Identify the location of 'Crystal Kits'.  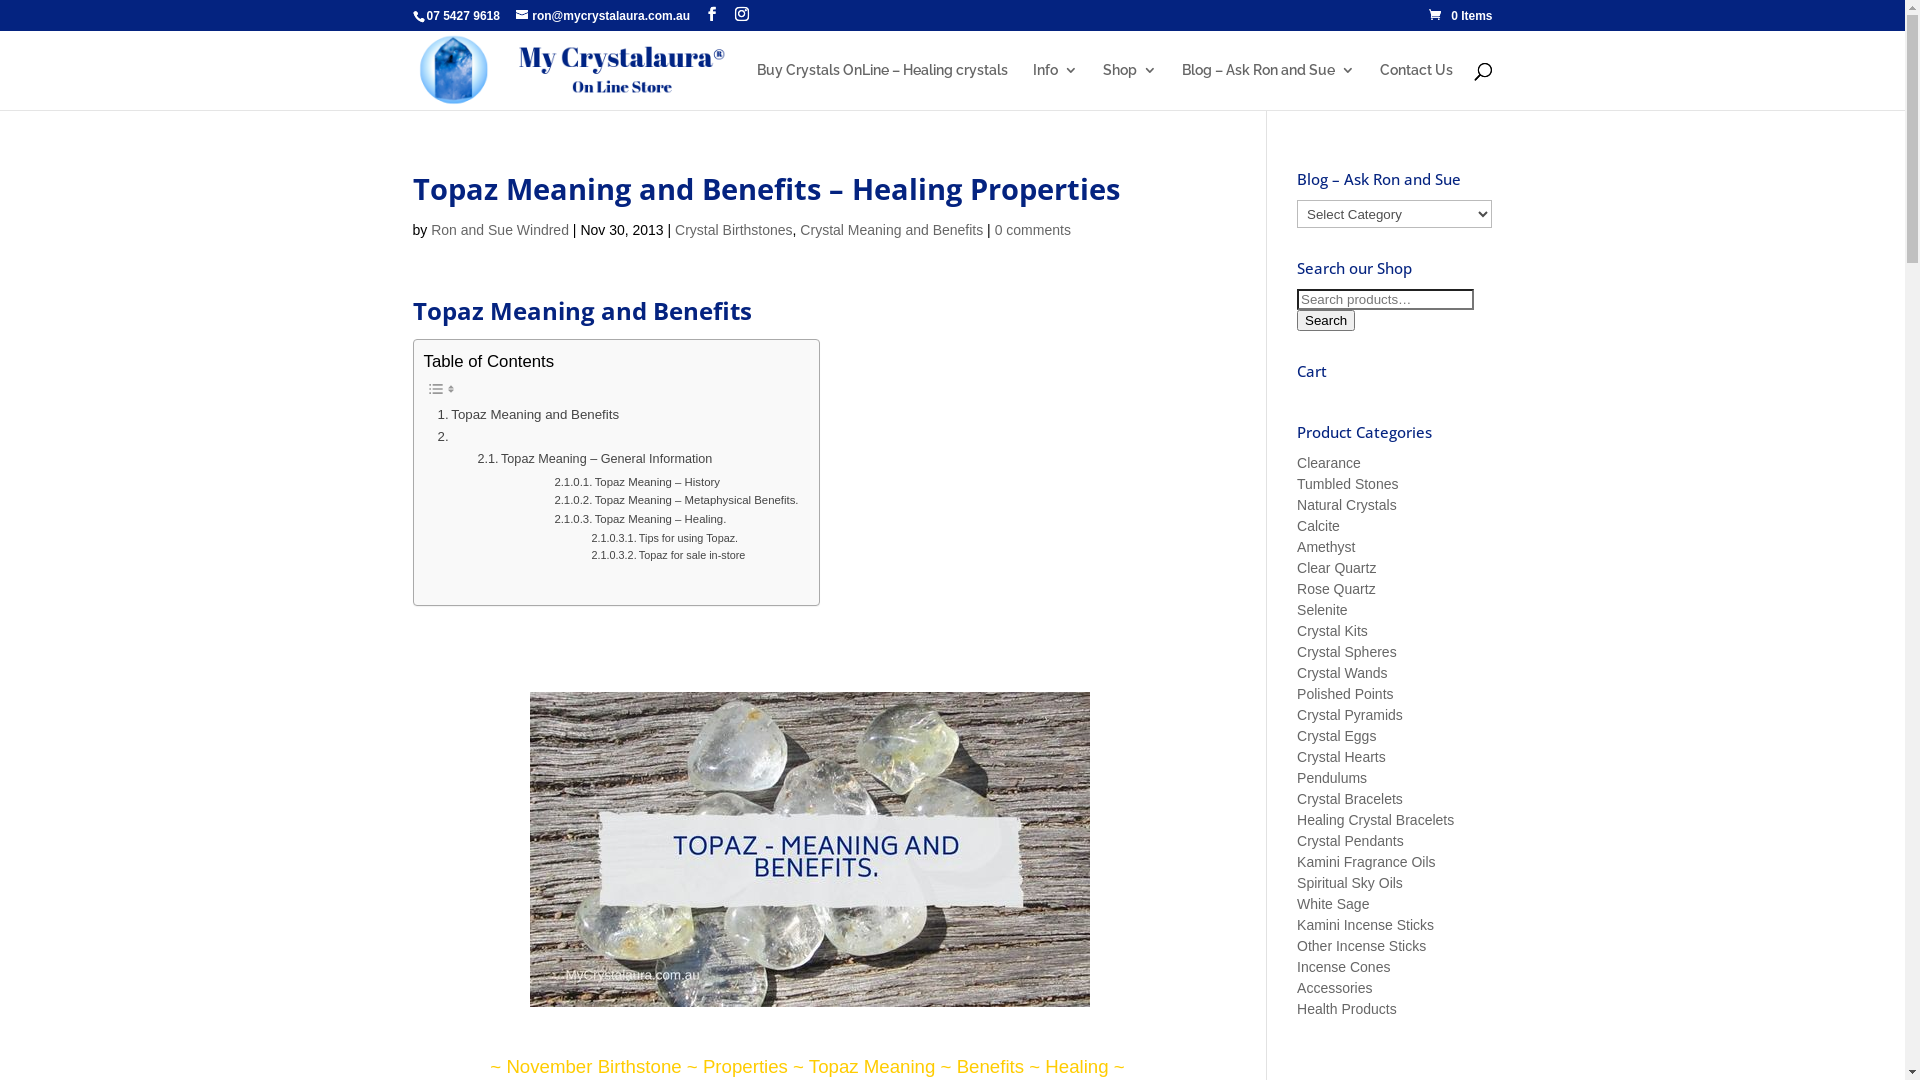
(1296, 631).